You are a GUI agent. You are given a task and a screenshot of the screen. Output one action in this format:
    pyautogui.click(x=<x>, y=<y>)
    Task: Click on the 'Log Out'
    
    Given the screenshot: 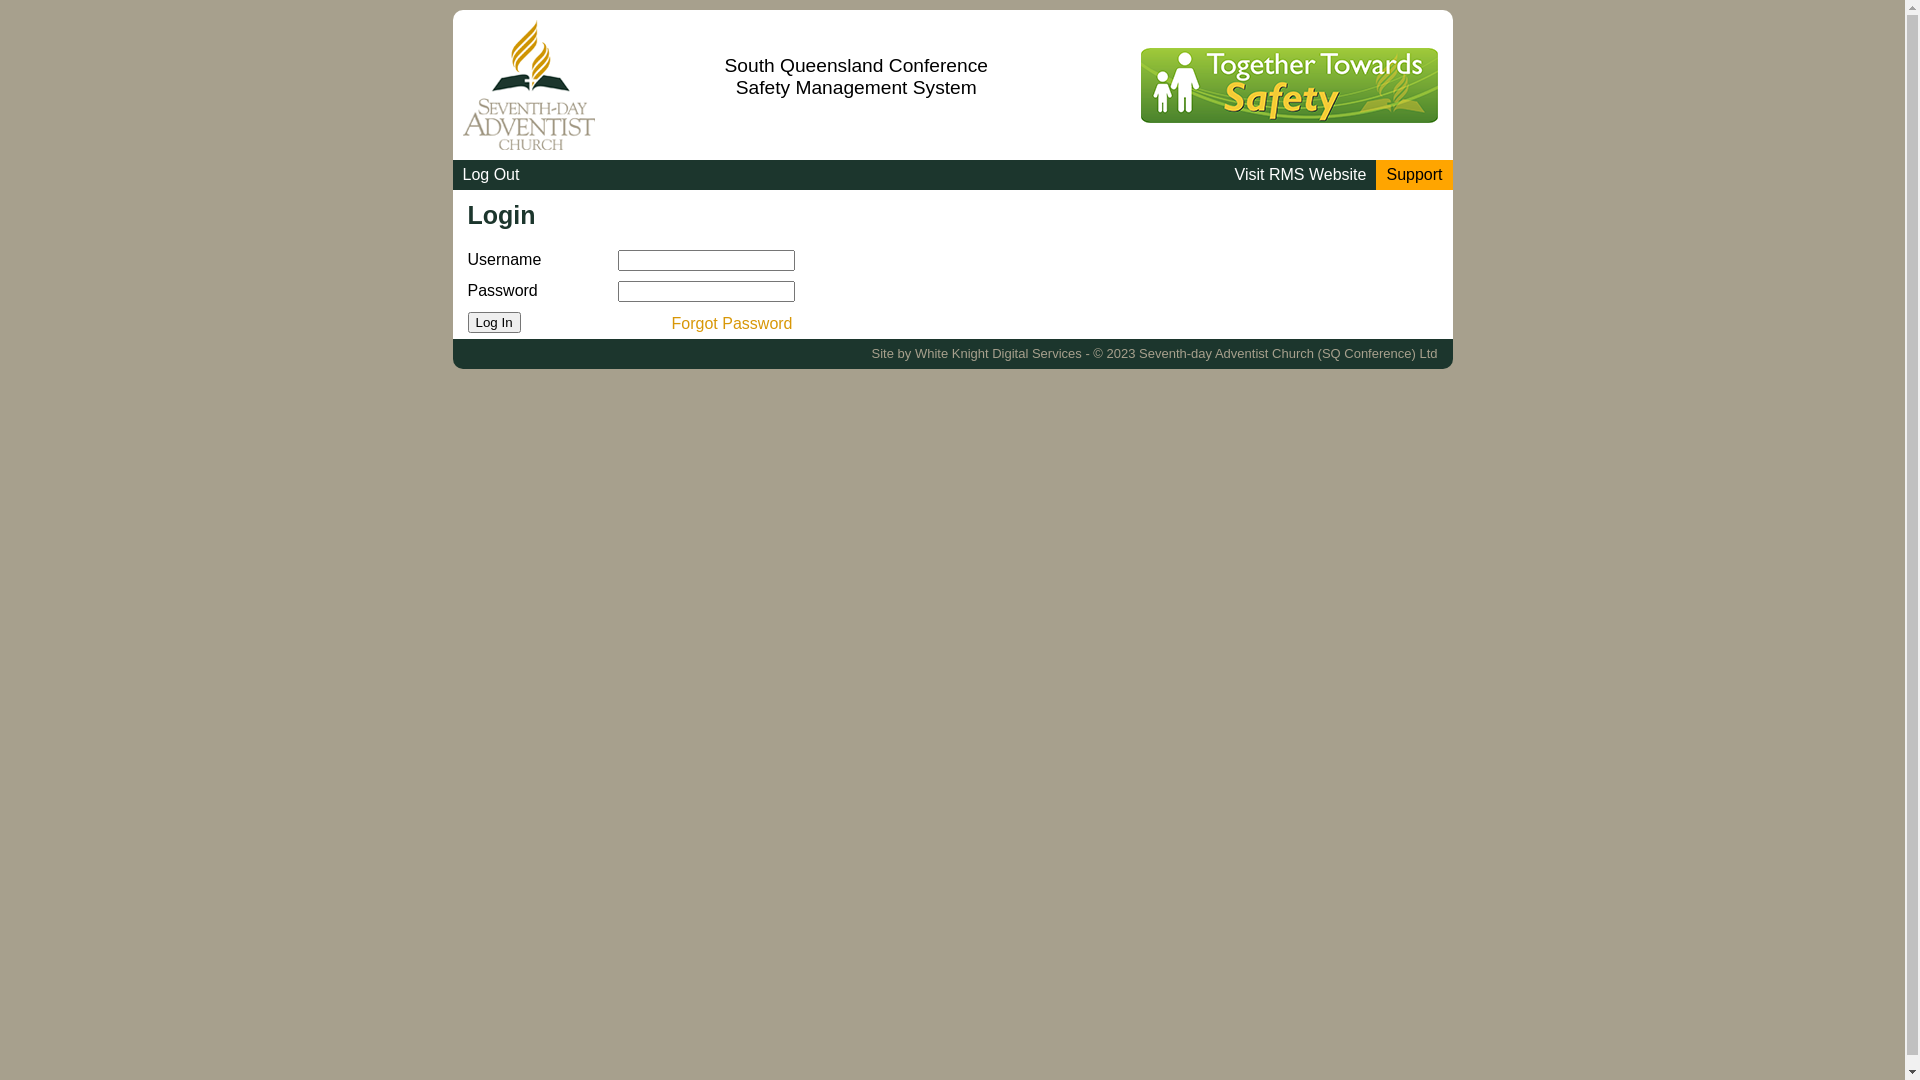 What is the action you would take?
    pyautogui.click(x=490, y=173)
    